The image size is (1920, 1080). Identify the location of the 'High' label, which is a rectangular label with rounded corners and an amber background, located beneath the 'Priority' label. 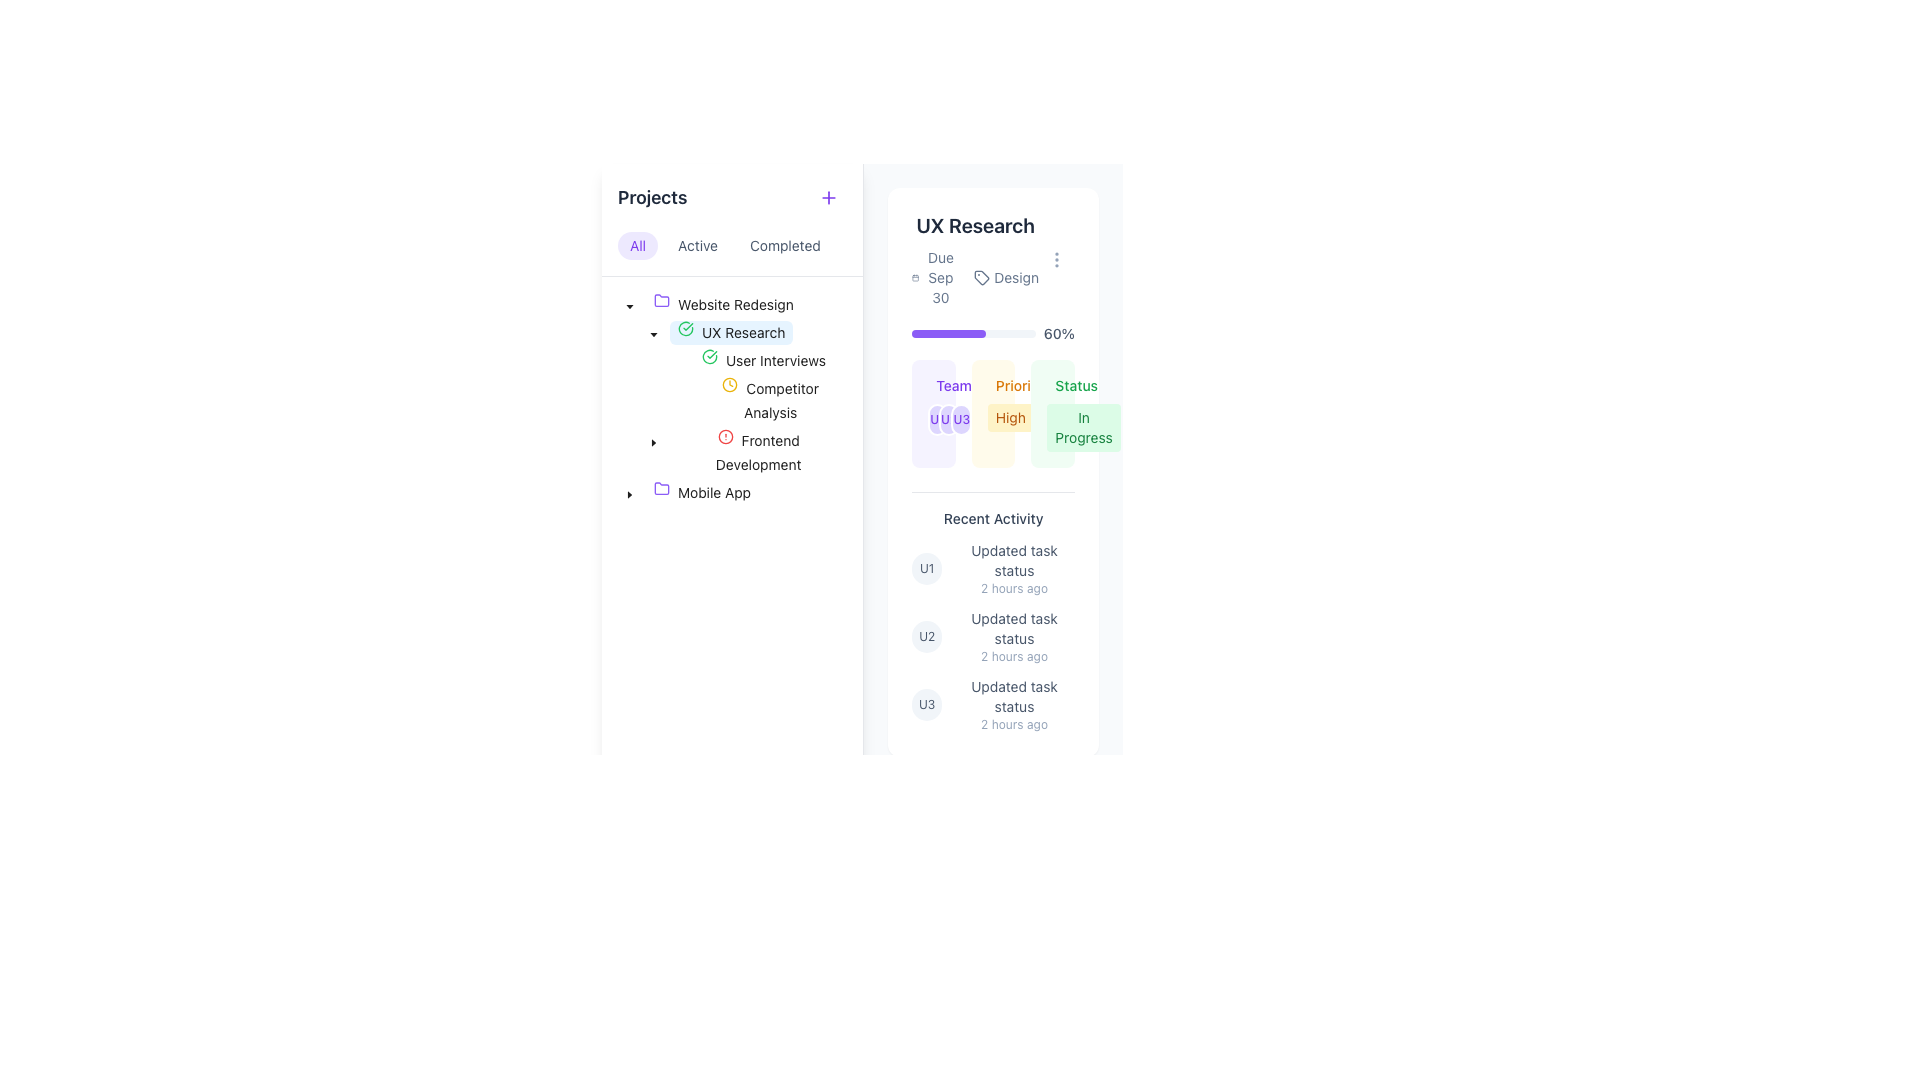
(1010, 416).